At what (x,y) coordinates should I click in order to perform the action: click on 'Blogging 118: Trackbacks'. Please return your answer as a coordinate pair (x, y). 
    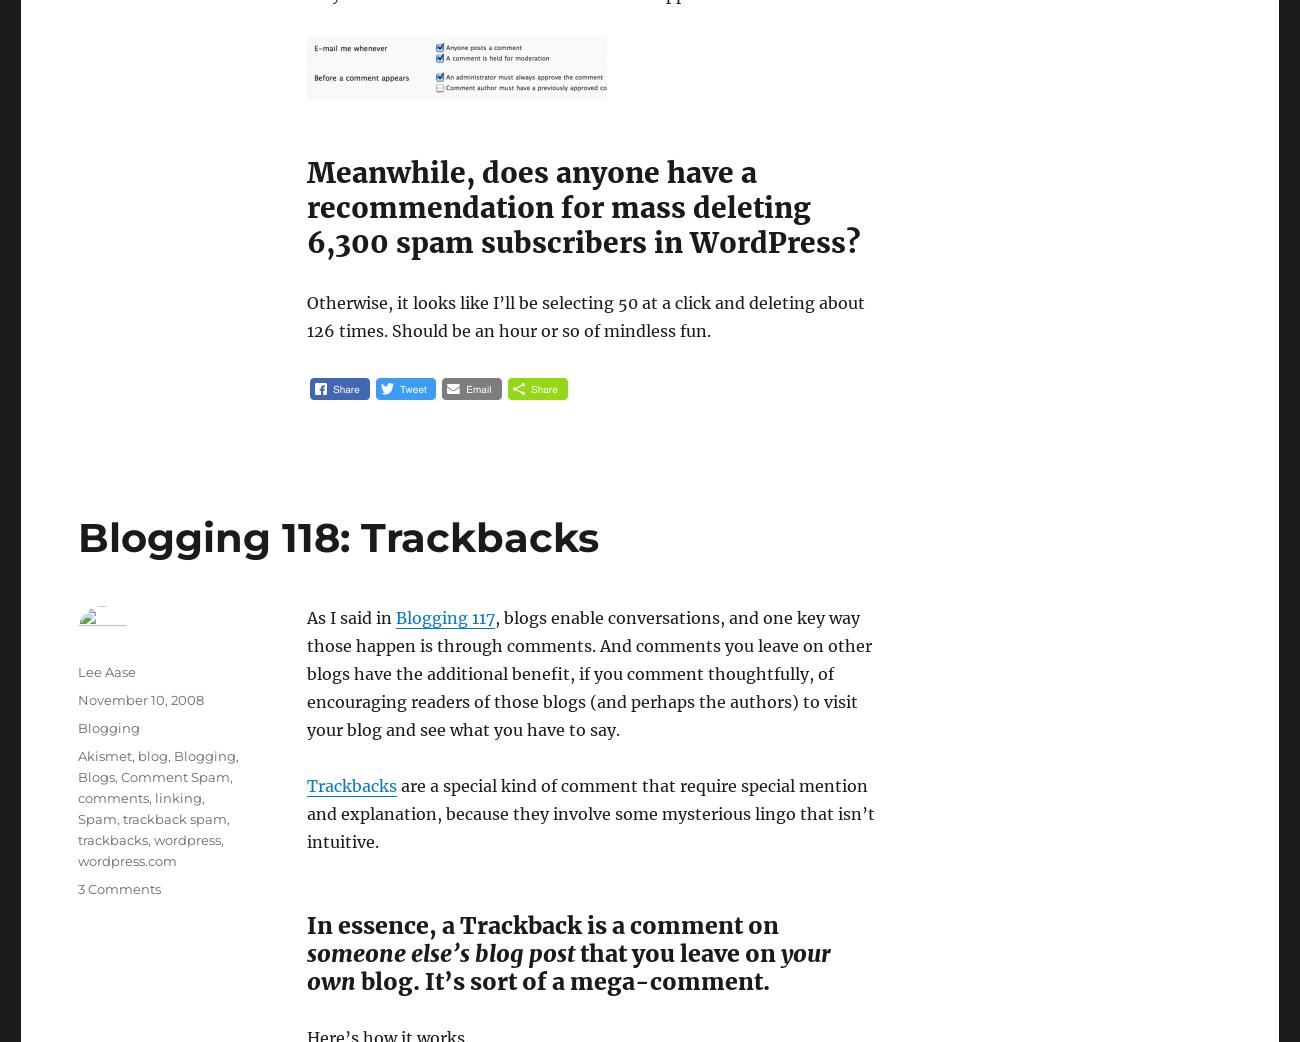
    Looking at the image, I should click on (337, 536).